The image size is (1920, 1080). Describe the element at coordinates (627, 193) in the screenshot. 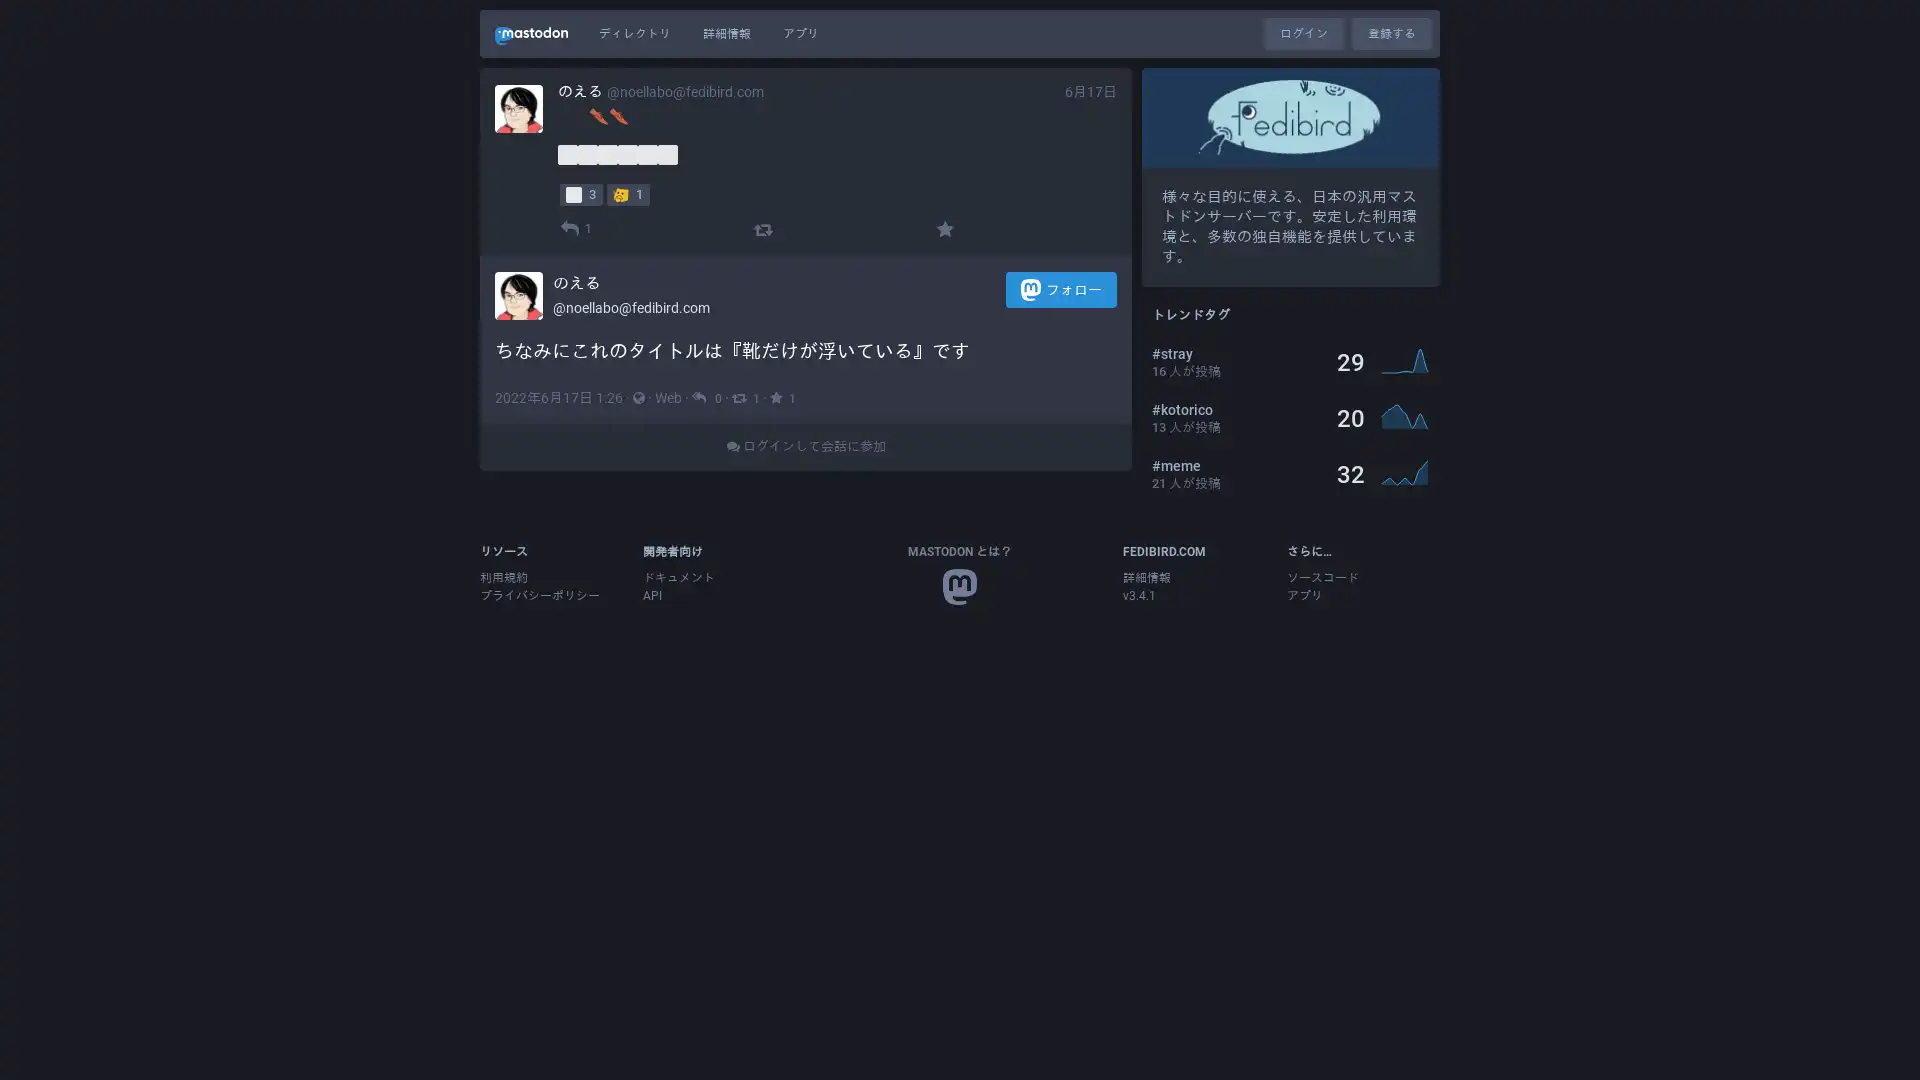

I see `:blobcatthink 1` at that location.